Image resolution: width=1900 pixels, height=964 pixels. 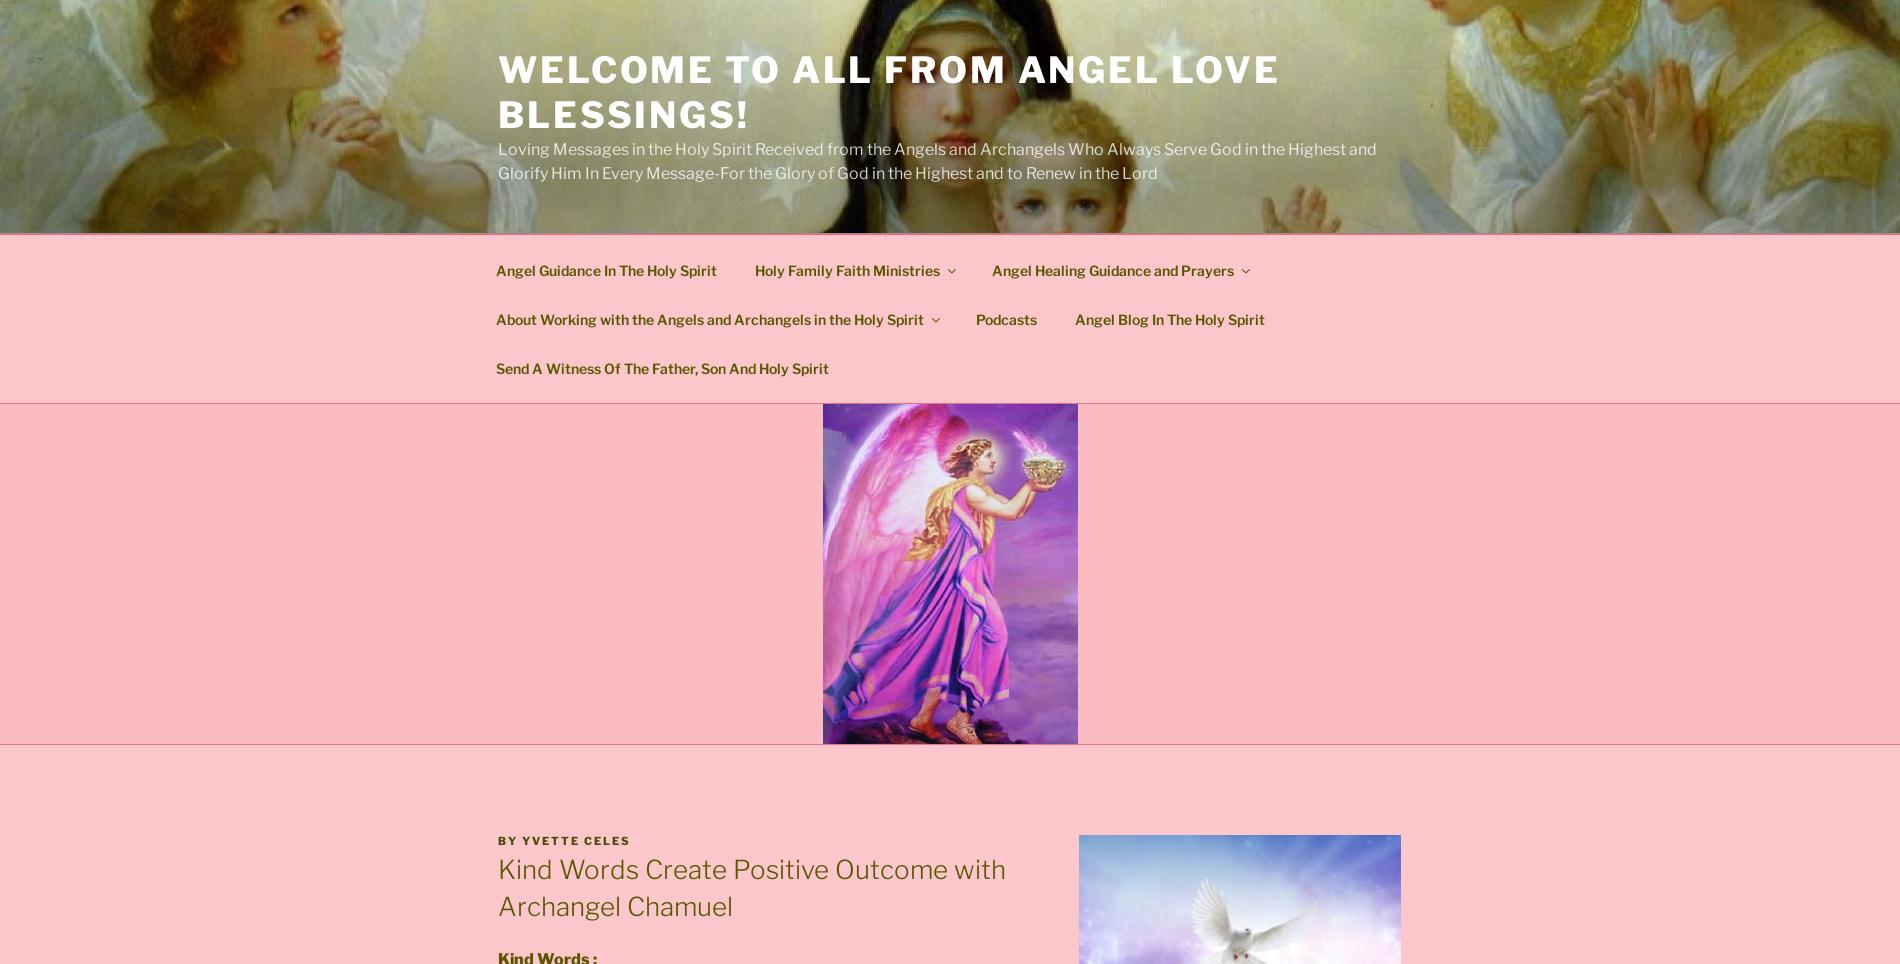 What do you see at coordinates (494, 268) in the screenshot?
I see `'Angel Guidance In The Holy Spirit'` at bounding box center [494, 268].